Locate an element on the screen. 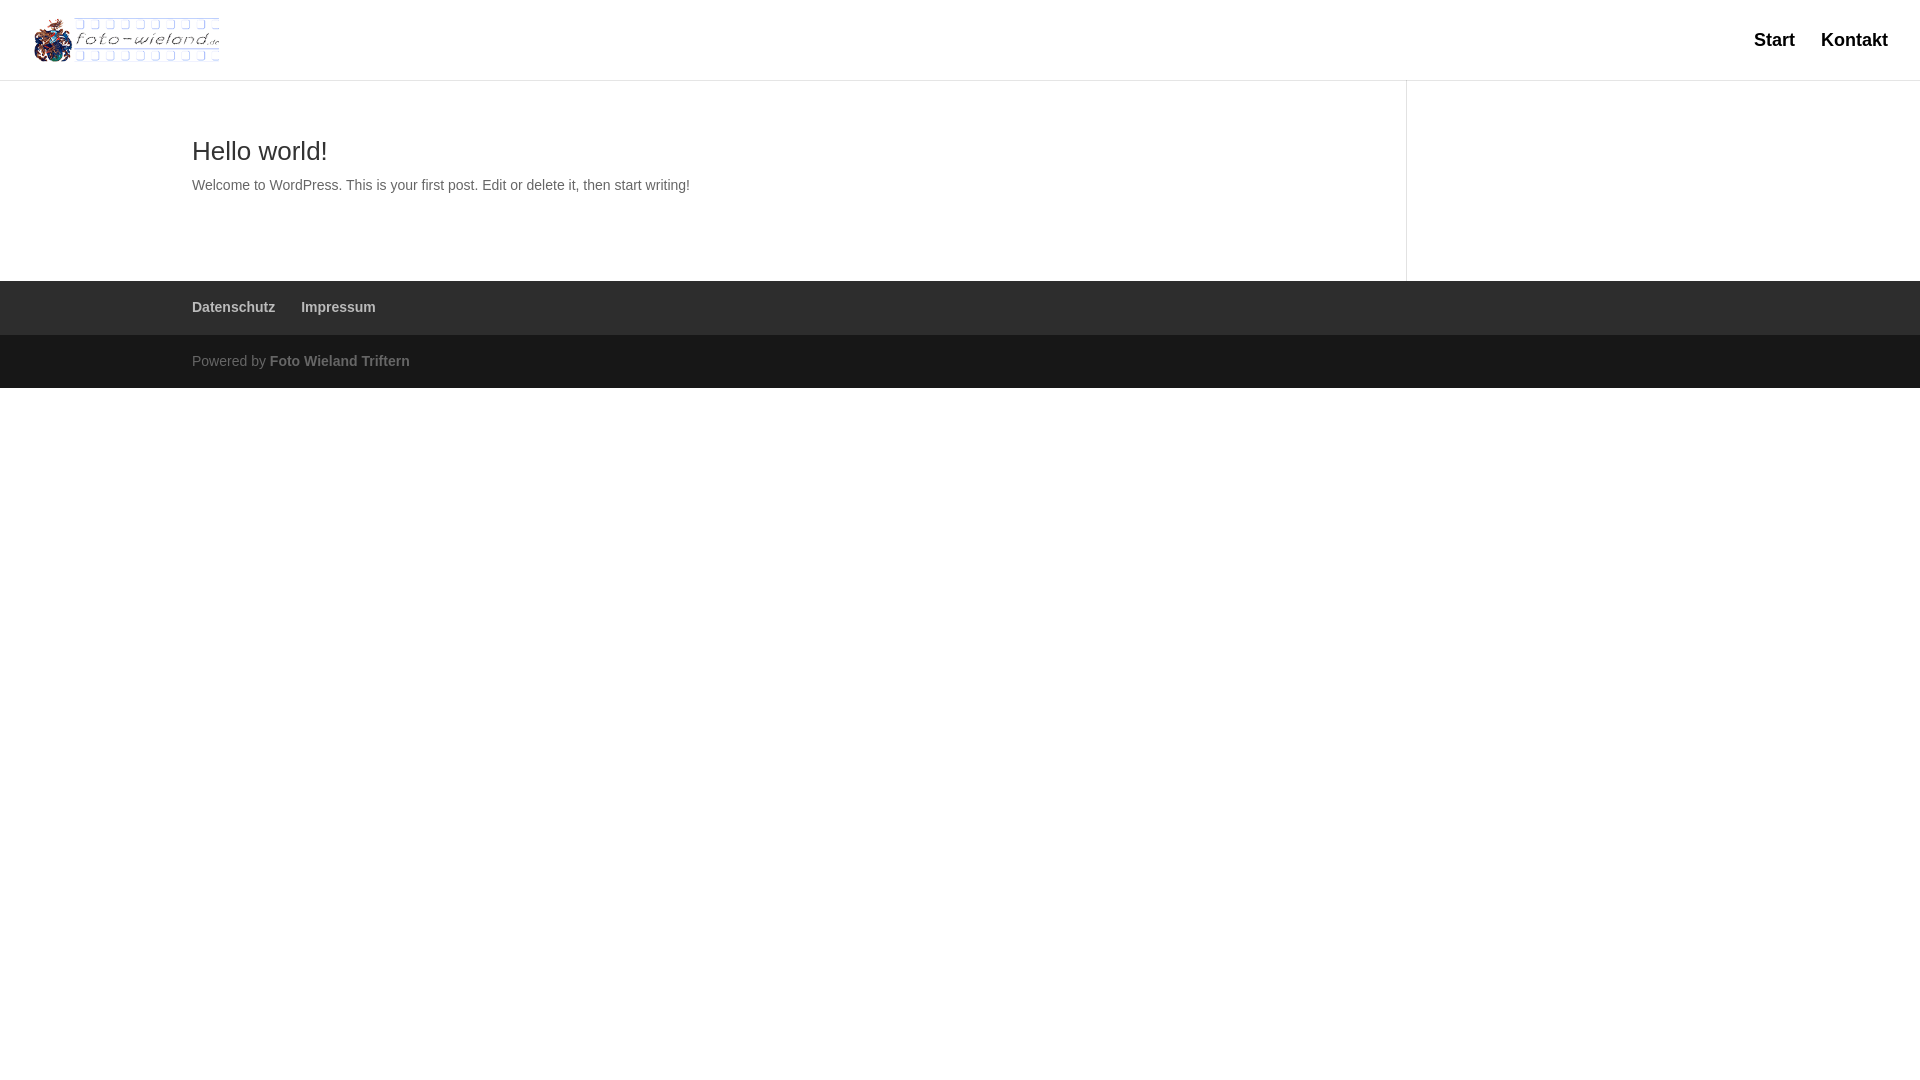 The image size is (1920, 1080). 'Start' is located at coordinates (1752, 55).